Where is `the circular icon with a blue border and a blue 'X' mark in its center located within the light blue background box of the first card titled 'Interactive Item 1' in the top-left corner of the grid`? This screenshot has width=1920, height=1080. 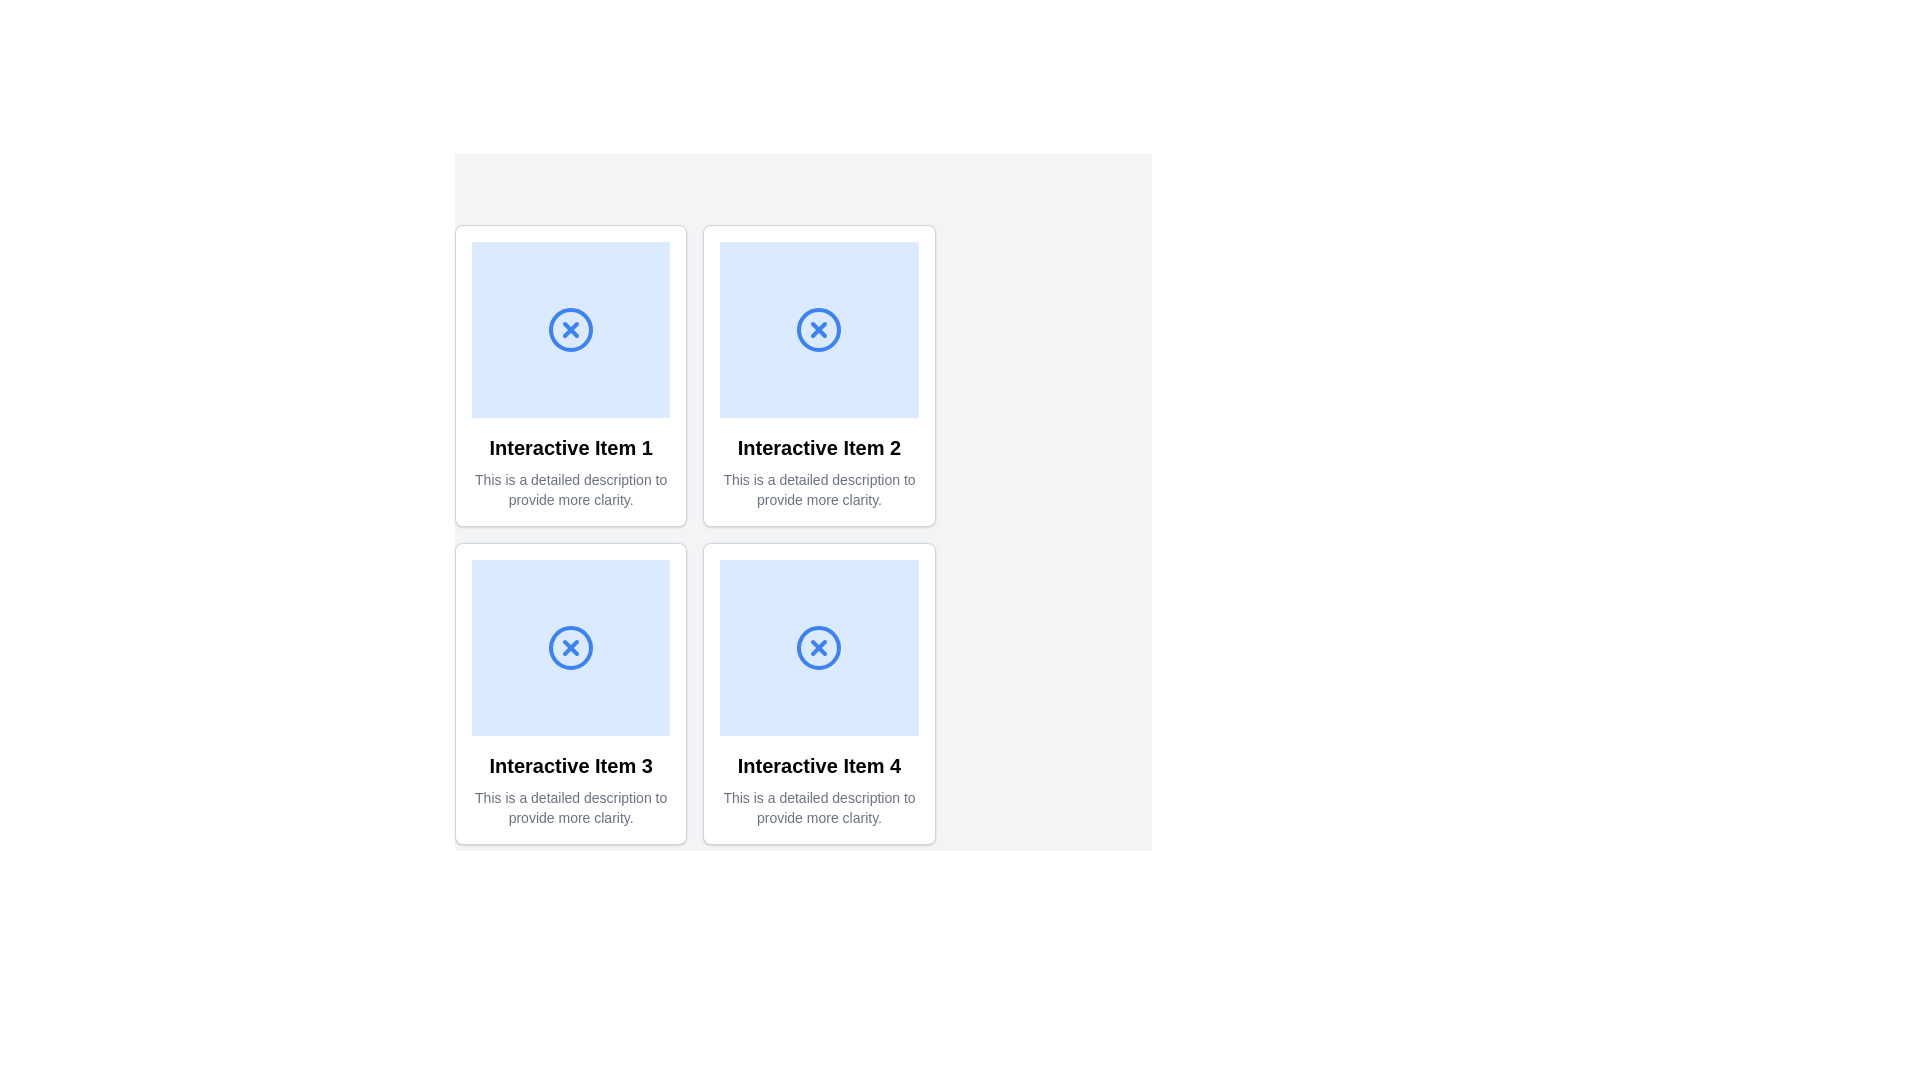 the circular icon with a blue border and a blue 'X' mark in its center located within the light blue background box of the first card titled 'Interactive Item 1' in the top-left corner of the grid is located at coordinates (570, 329).